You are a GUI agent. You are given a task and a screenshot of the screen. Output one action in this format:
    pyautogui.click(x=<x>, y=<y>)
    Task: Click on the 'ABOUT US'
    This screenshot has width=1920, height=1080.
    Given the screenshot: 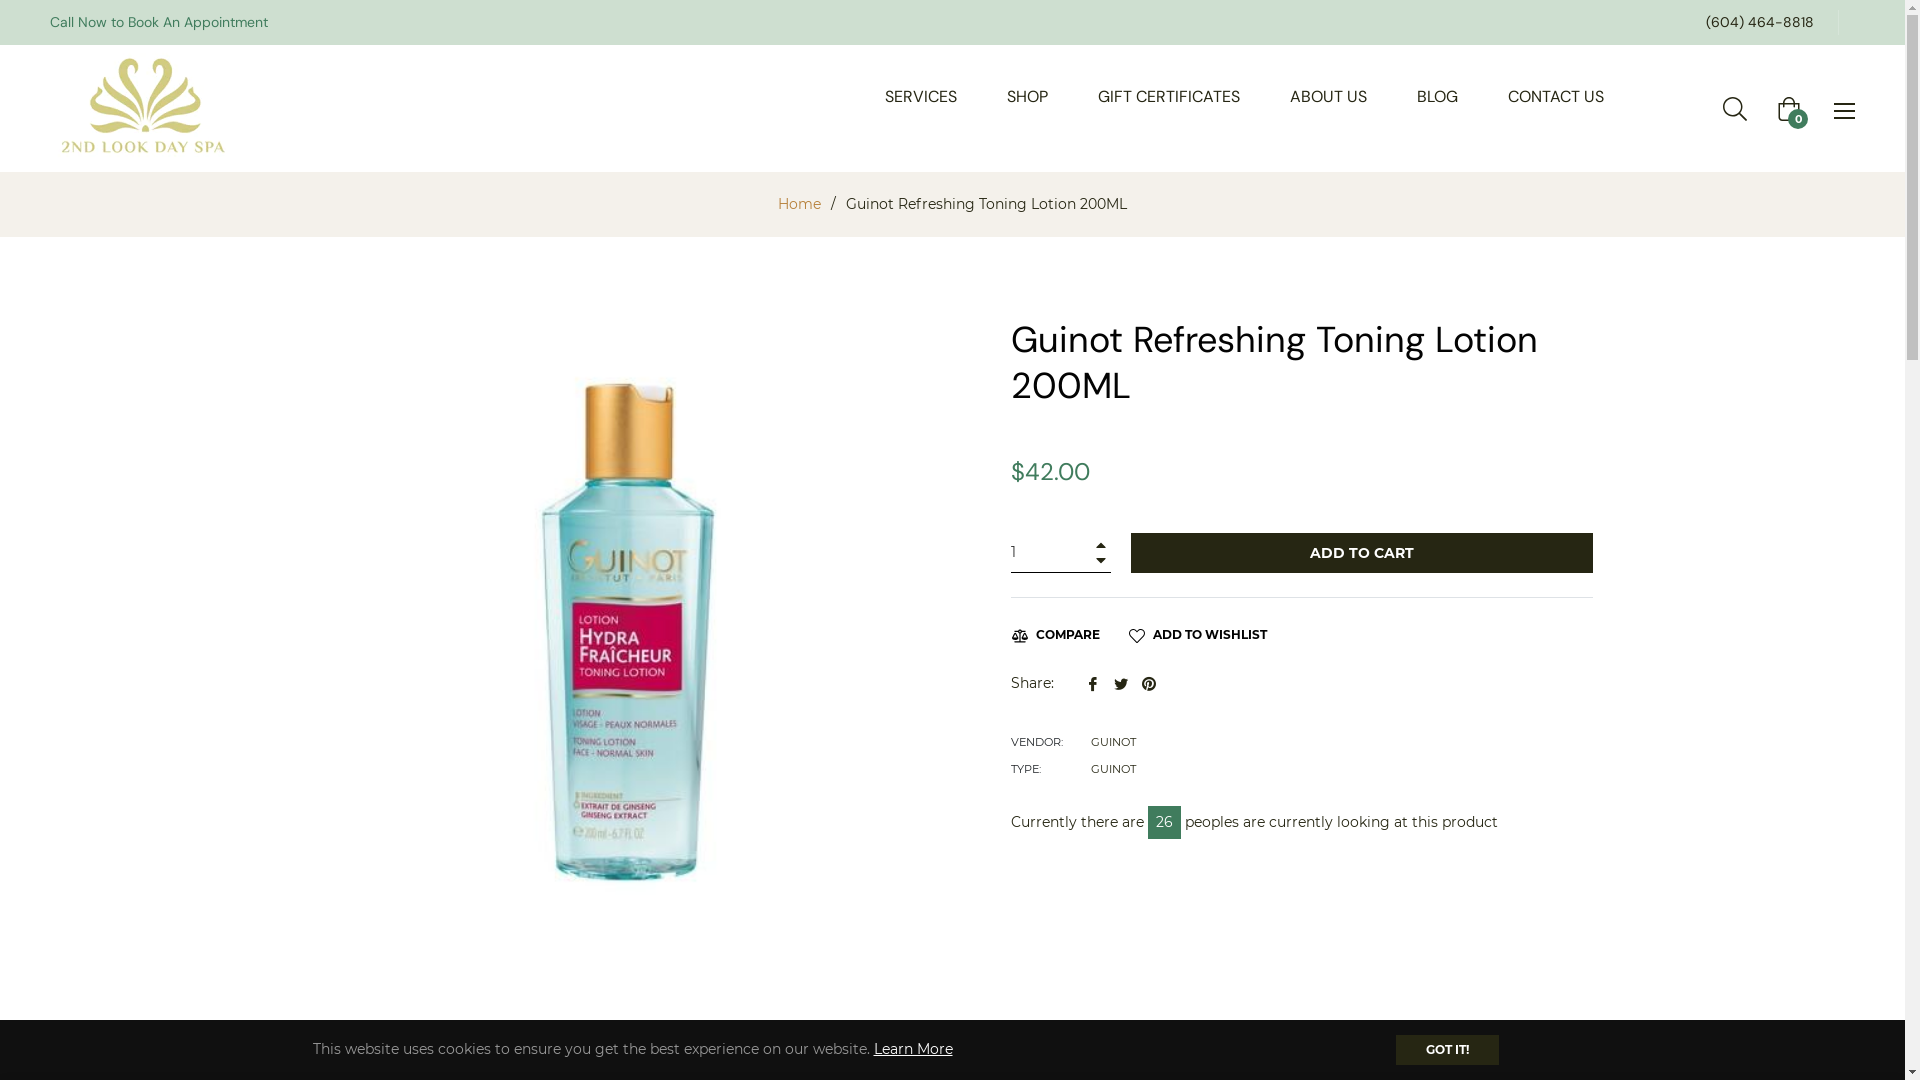 What is the action you would take?
    pyautogui.click(x=1328, y=97)
    